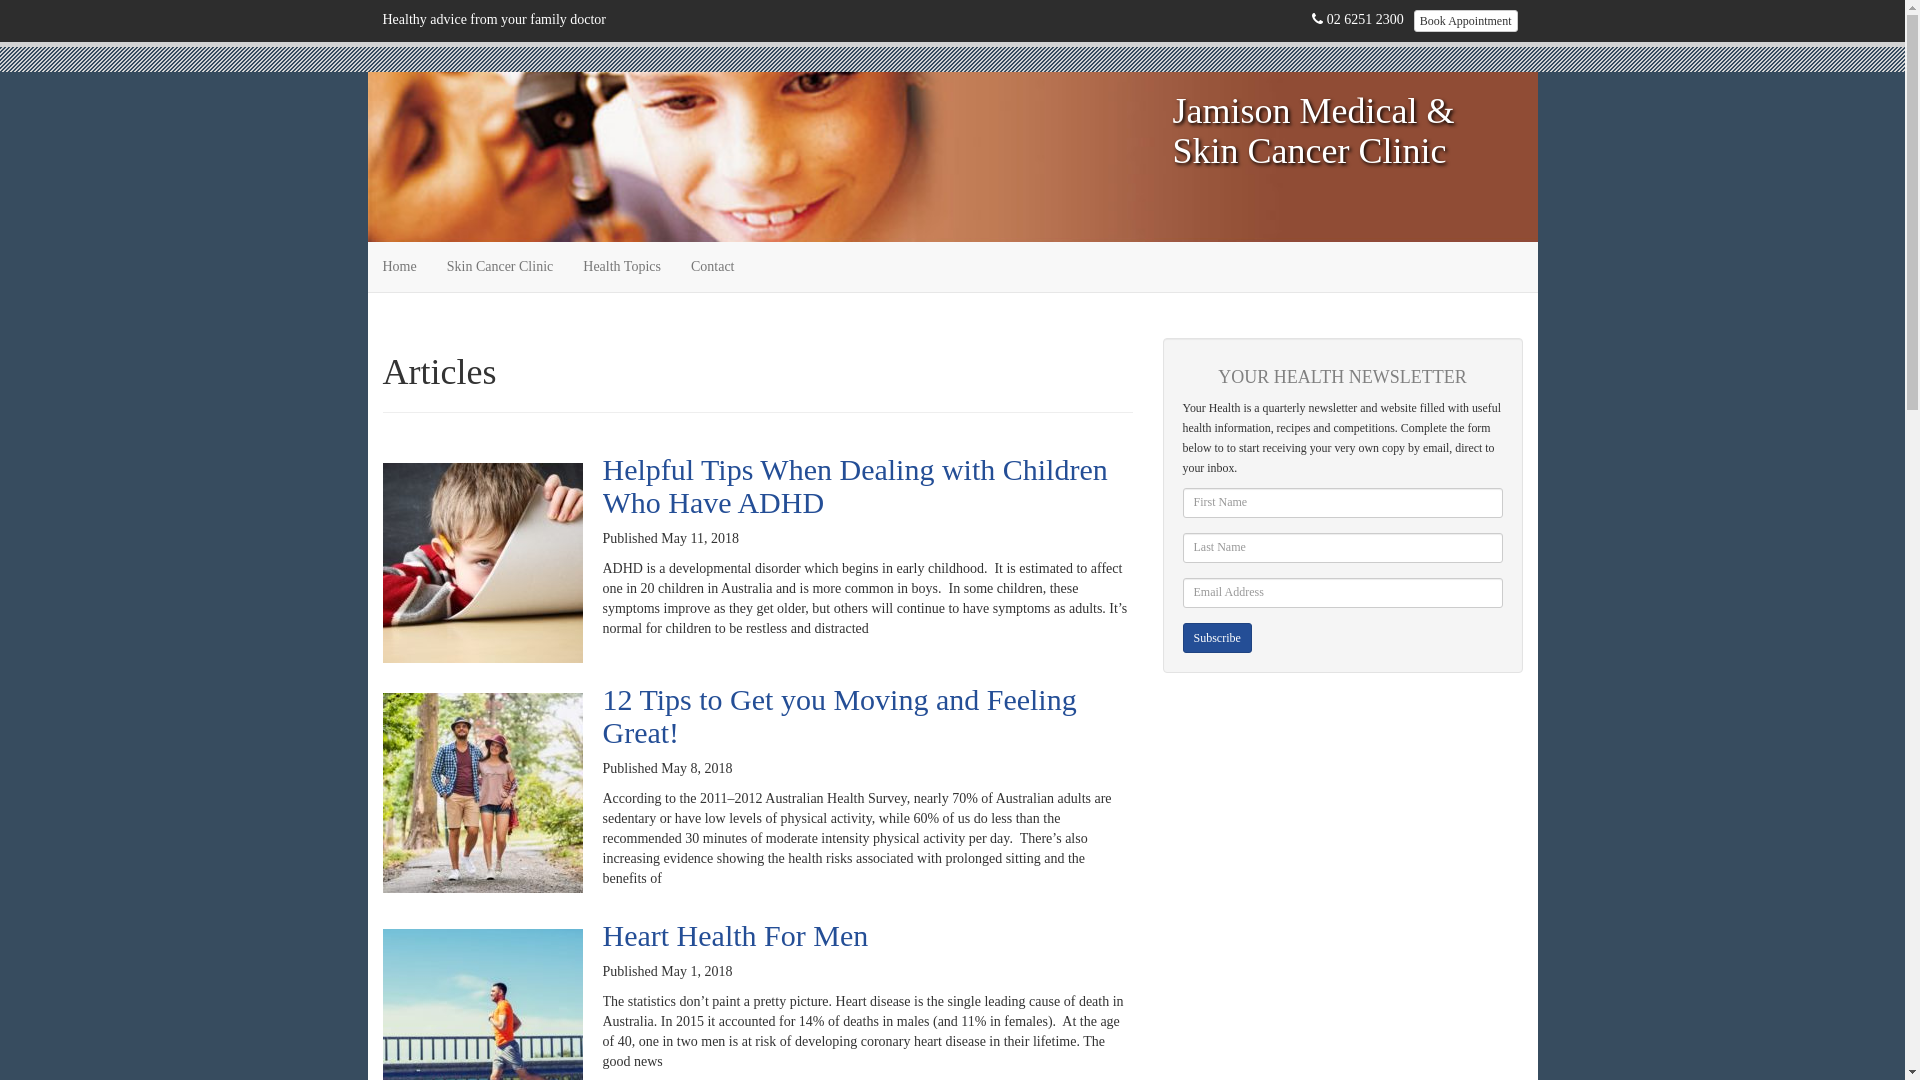 The height and width of the screenshot is (1080, 1920). What do you see at coordinates (1465, 20) in the screenshot?
I see `'Book Appointment'` at bounding box center [1465, 20].